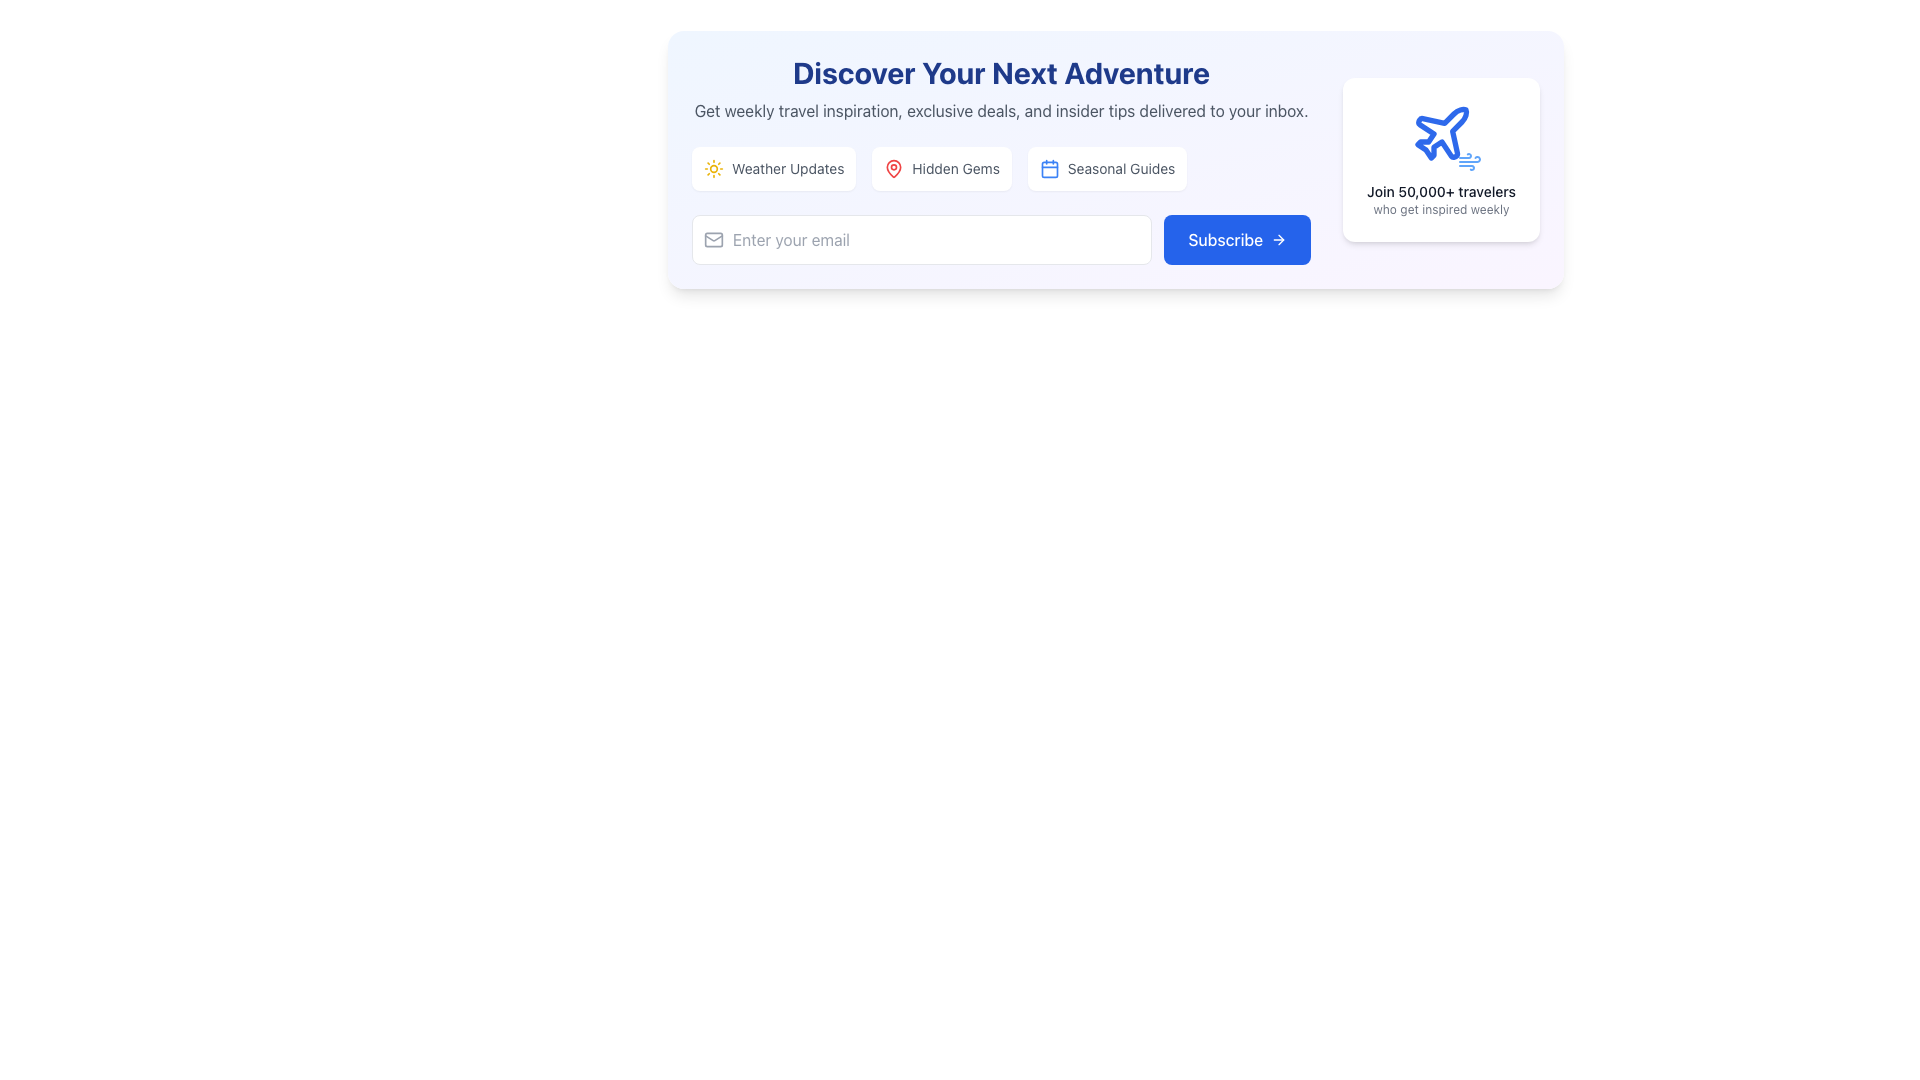 The width and height of the screenshot is (1920, 1080). I want to click on the upper-central Text block that introduces and describes the section's purpose, which is positioned above the 'Weather Updates,' 'Hidden Gems,' and 'Seasonal Guides' buttons, so click(1001, 87).